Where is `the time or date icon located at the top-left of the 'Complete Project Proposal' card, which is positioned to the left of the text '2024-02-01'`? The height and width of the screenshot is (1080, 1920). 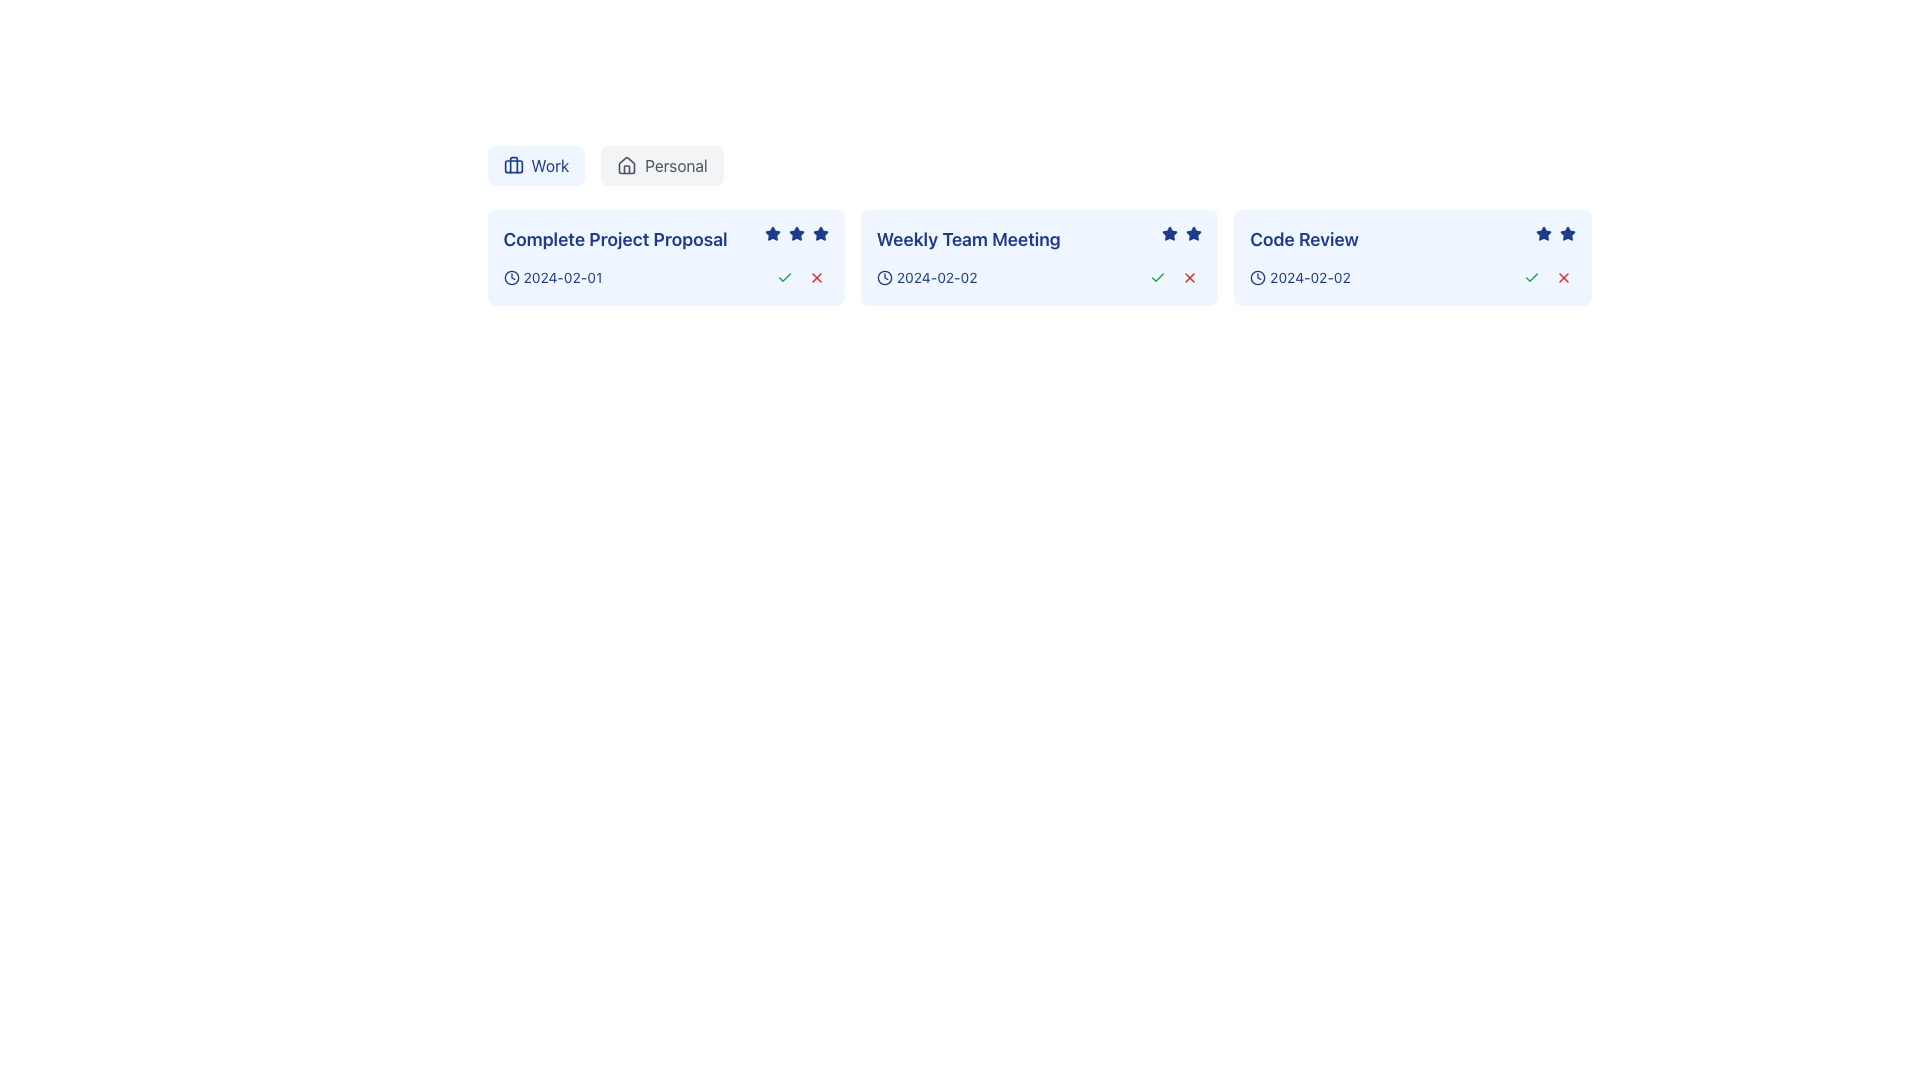
the time or date icon located at the top-left of the 'Complete Project Proposal' card, which is positioned to the left of the text '2024-02-01' is located at coordinates (511, 277).